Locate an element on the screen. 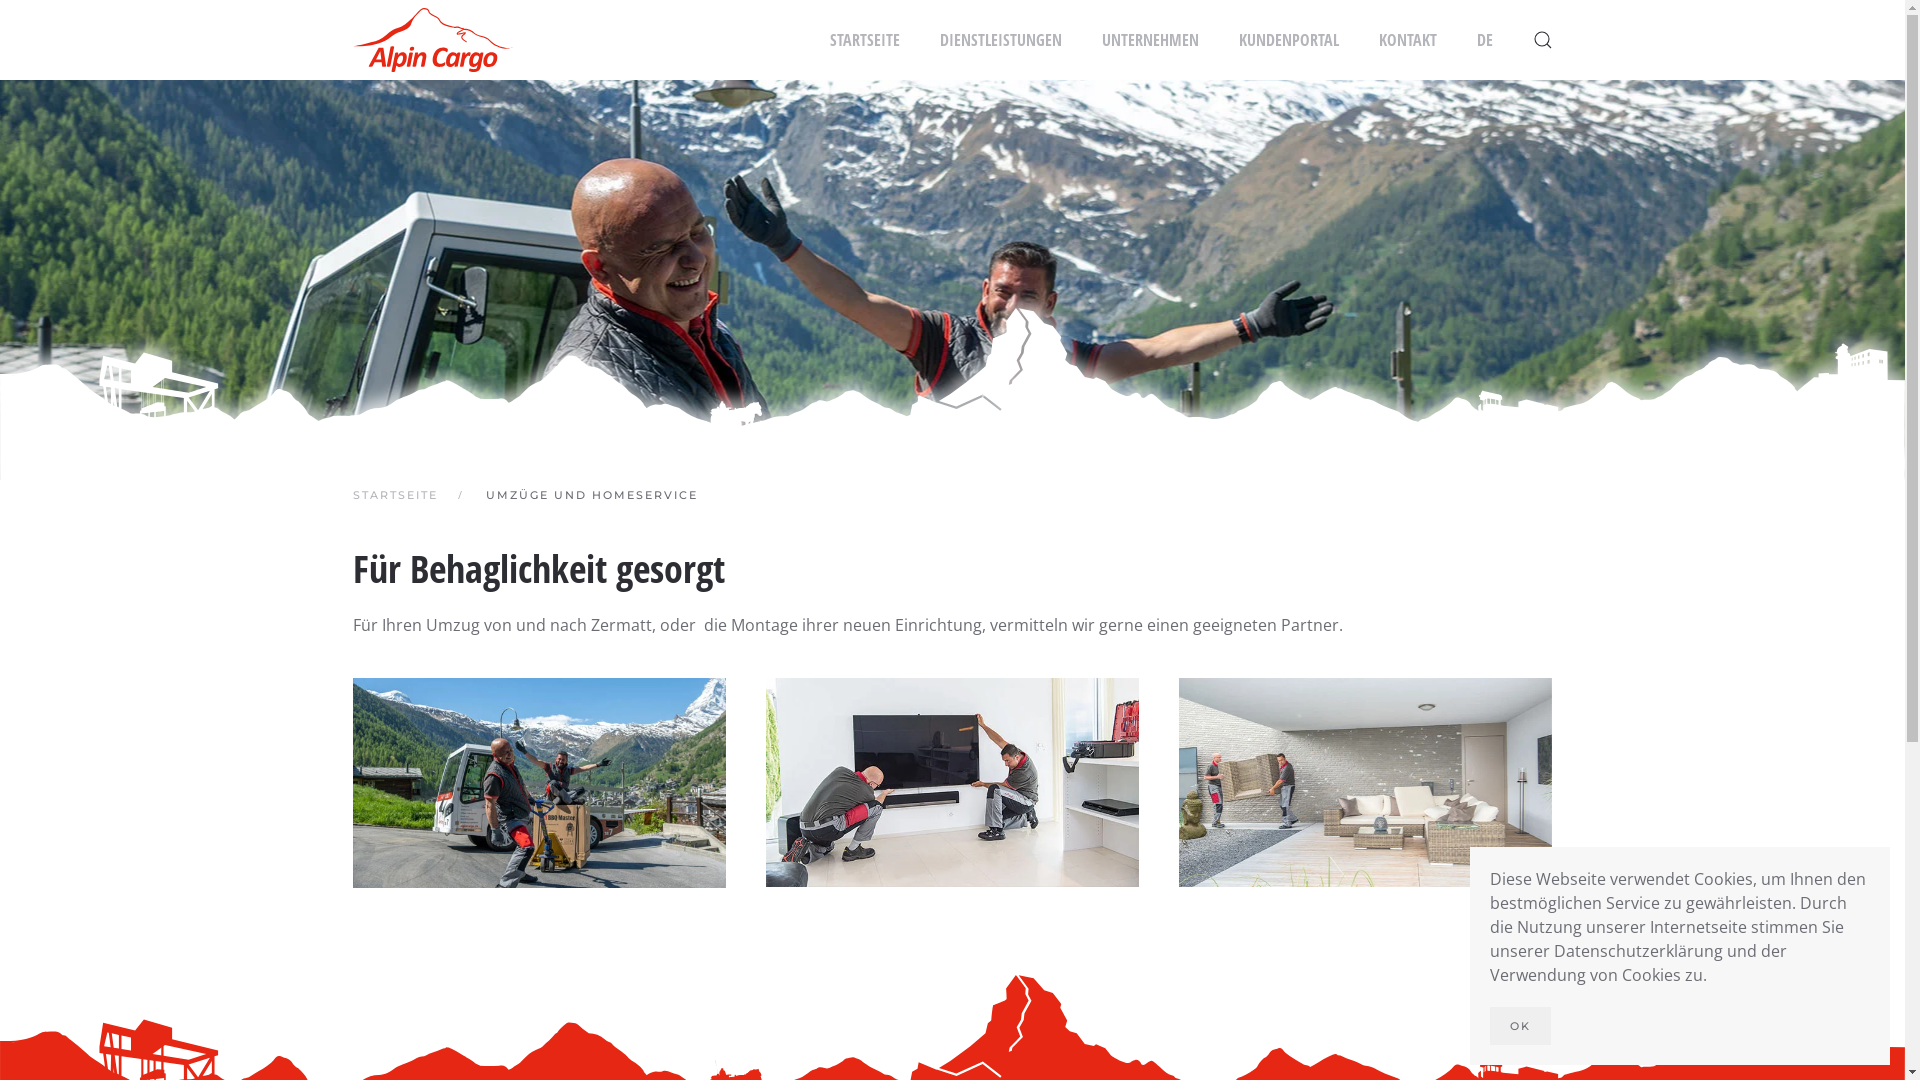 The width and height of the screenshot is (1920, 1080). 'KUNDENPORTAL' is located at coordinates (1287, 39).